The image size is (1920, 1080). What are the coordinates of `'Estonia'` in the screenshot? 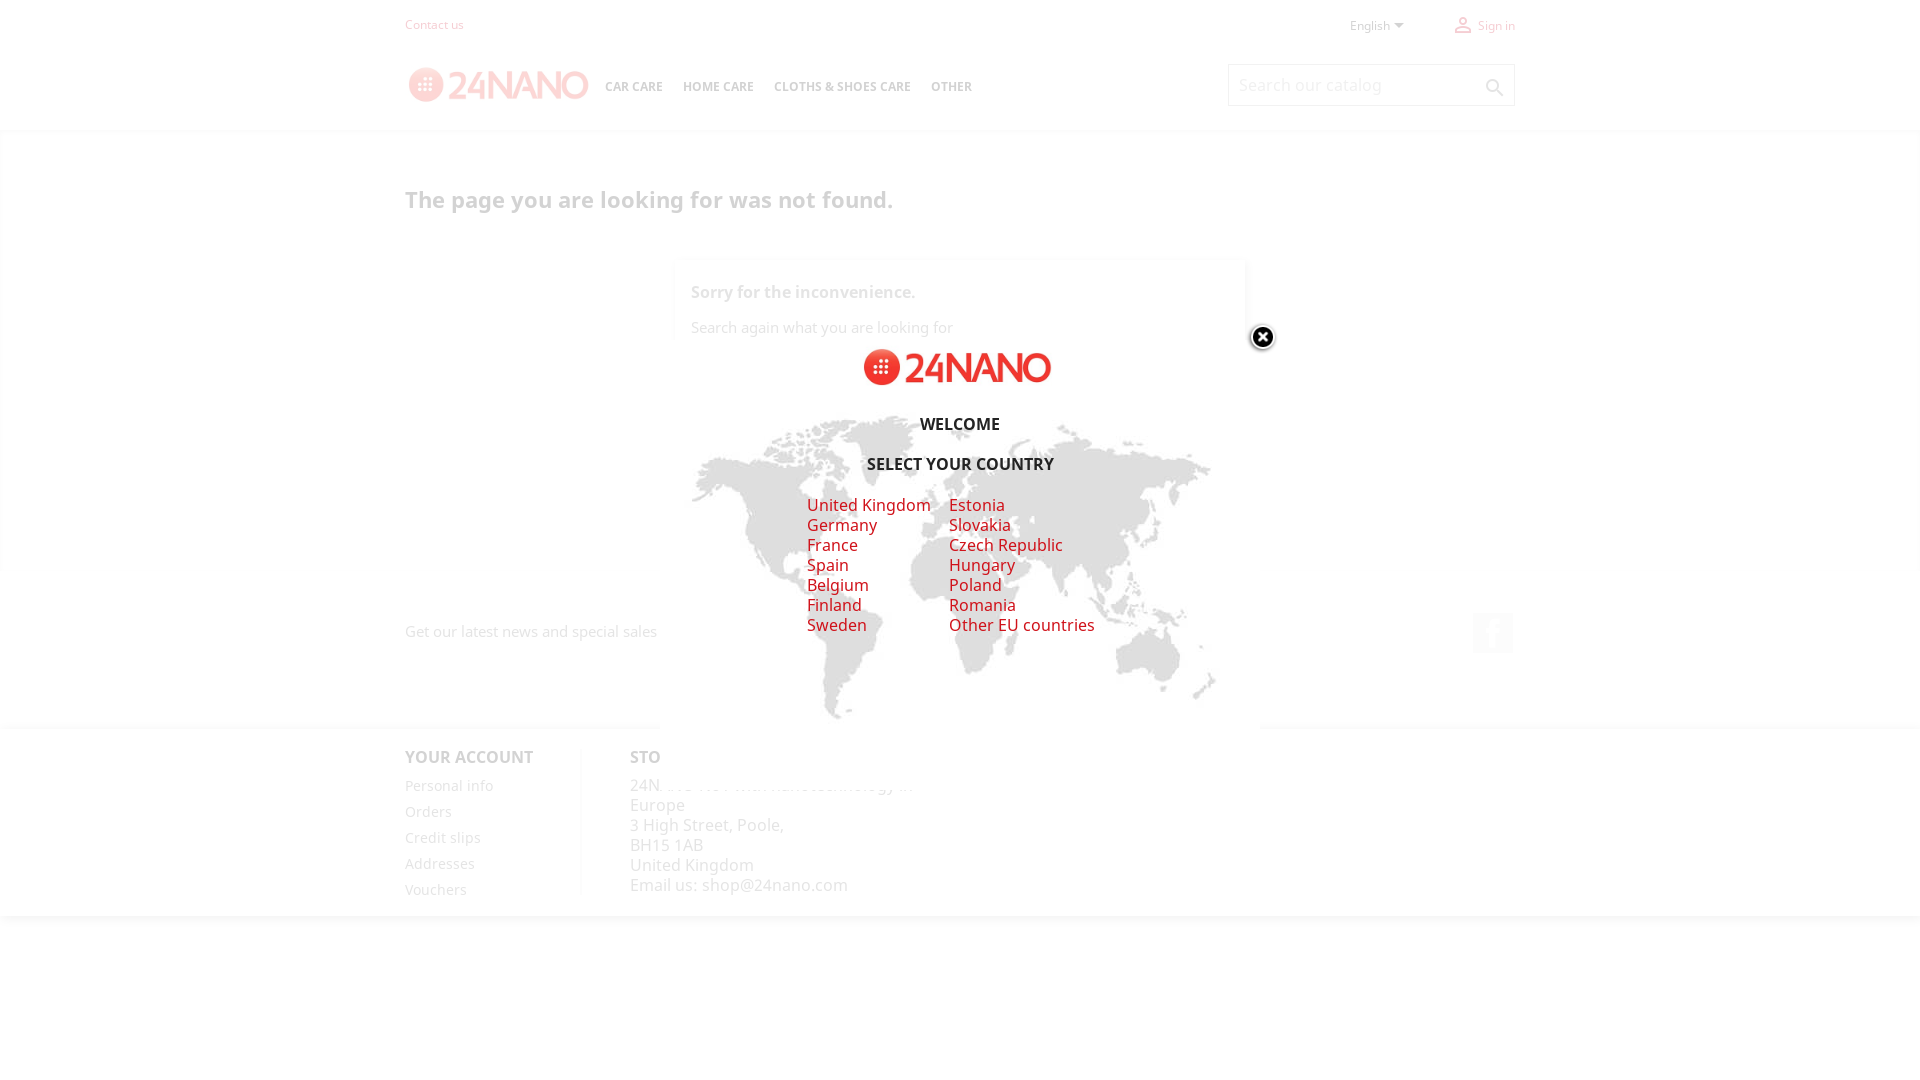 It's located at (948, 504).